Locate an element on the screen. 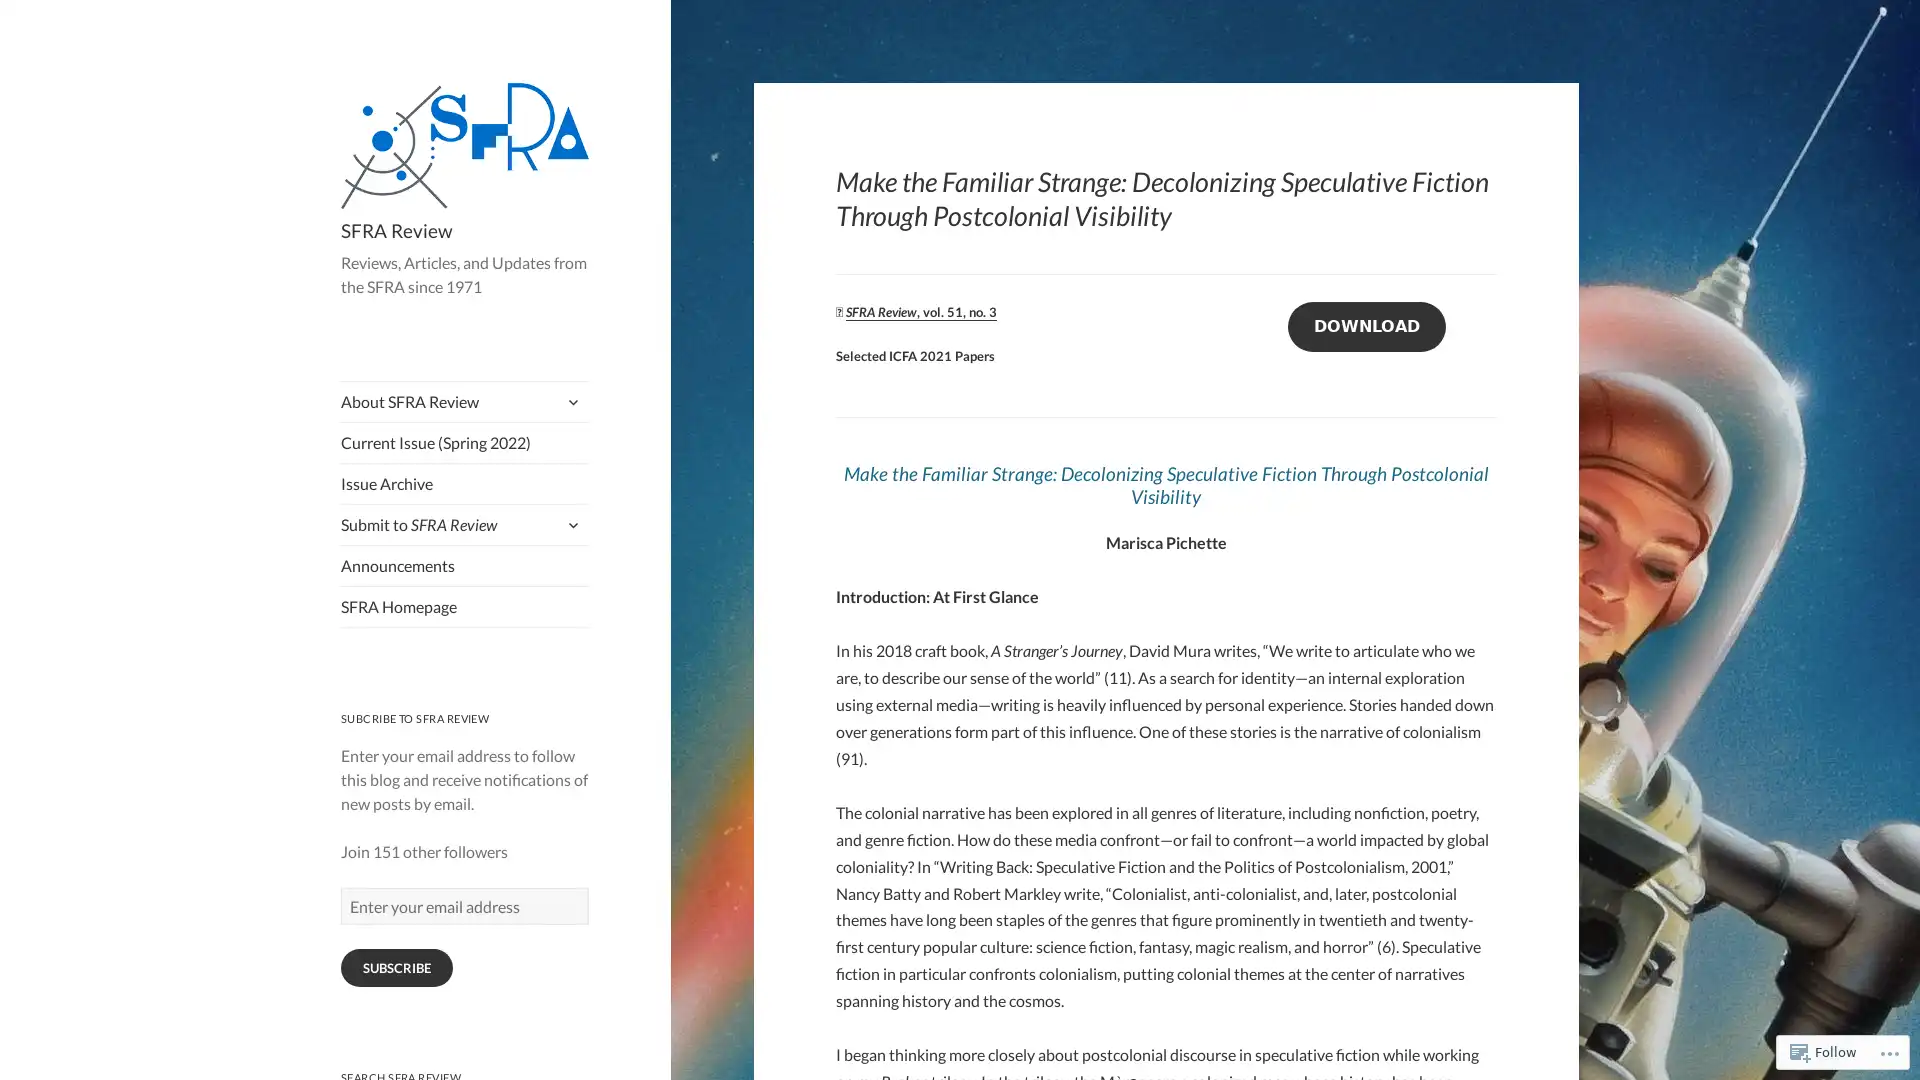 The image size is (1920, 1080). expand child menu is located at coordinates (570, 401).